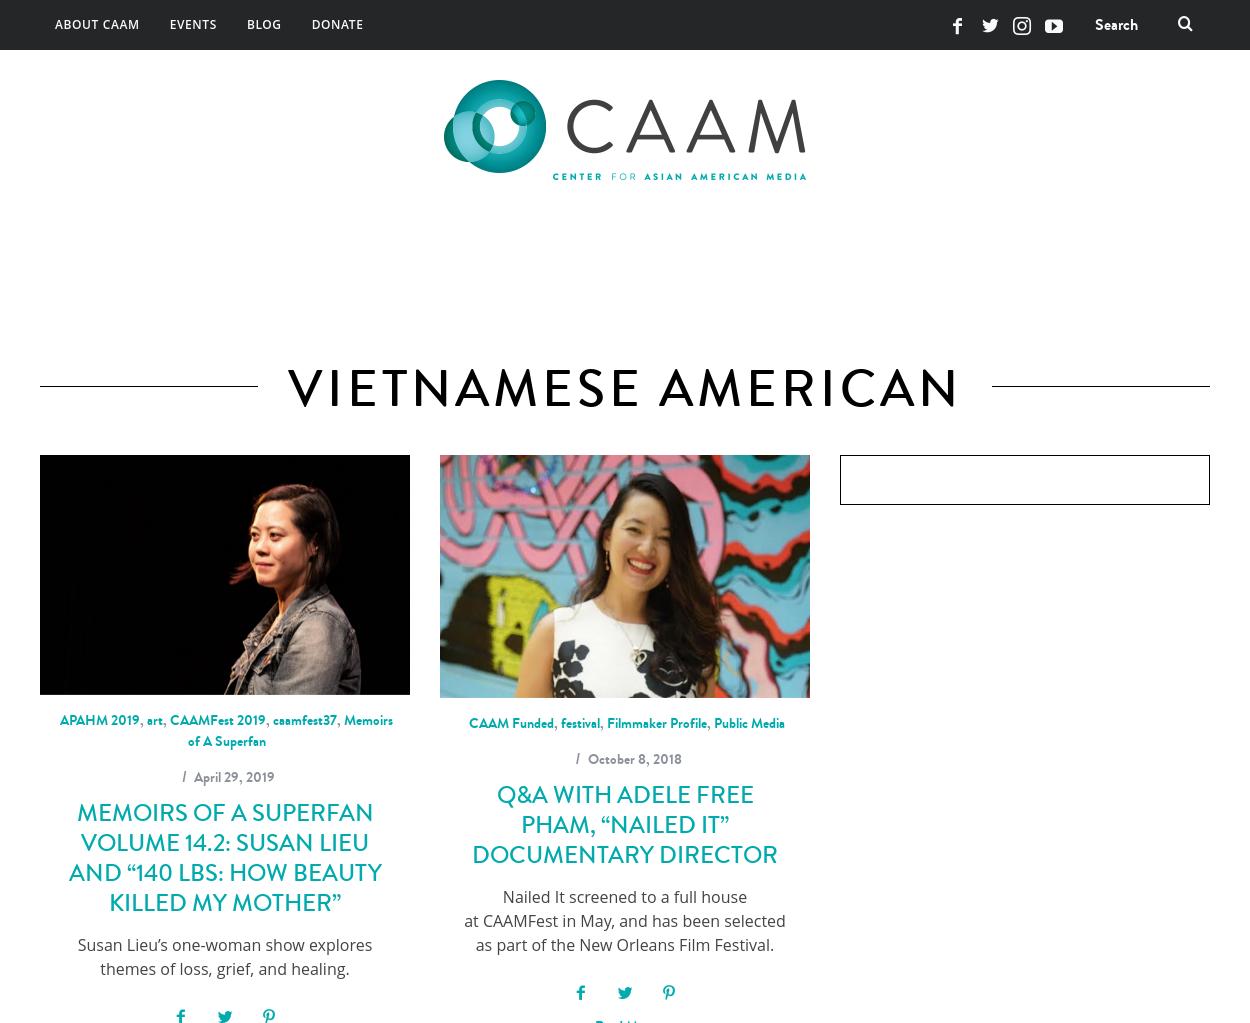 This screenshot has width=1250, height=1023. What do you see at coordinates (758, 255) in the screenshot?
I see `'For Mediamakers'` at bounding box center [758, 255].